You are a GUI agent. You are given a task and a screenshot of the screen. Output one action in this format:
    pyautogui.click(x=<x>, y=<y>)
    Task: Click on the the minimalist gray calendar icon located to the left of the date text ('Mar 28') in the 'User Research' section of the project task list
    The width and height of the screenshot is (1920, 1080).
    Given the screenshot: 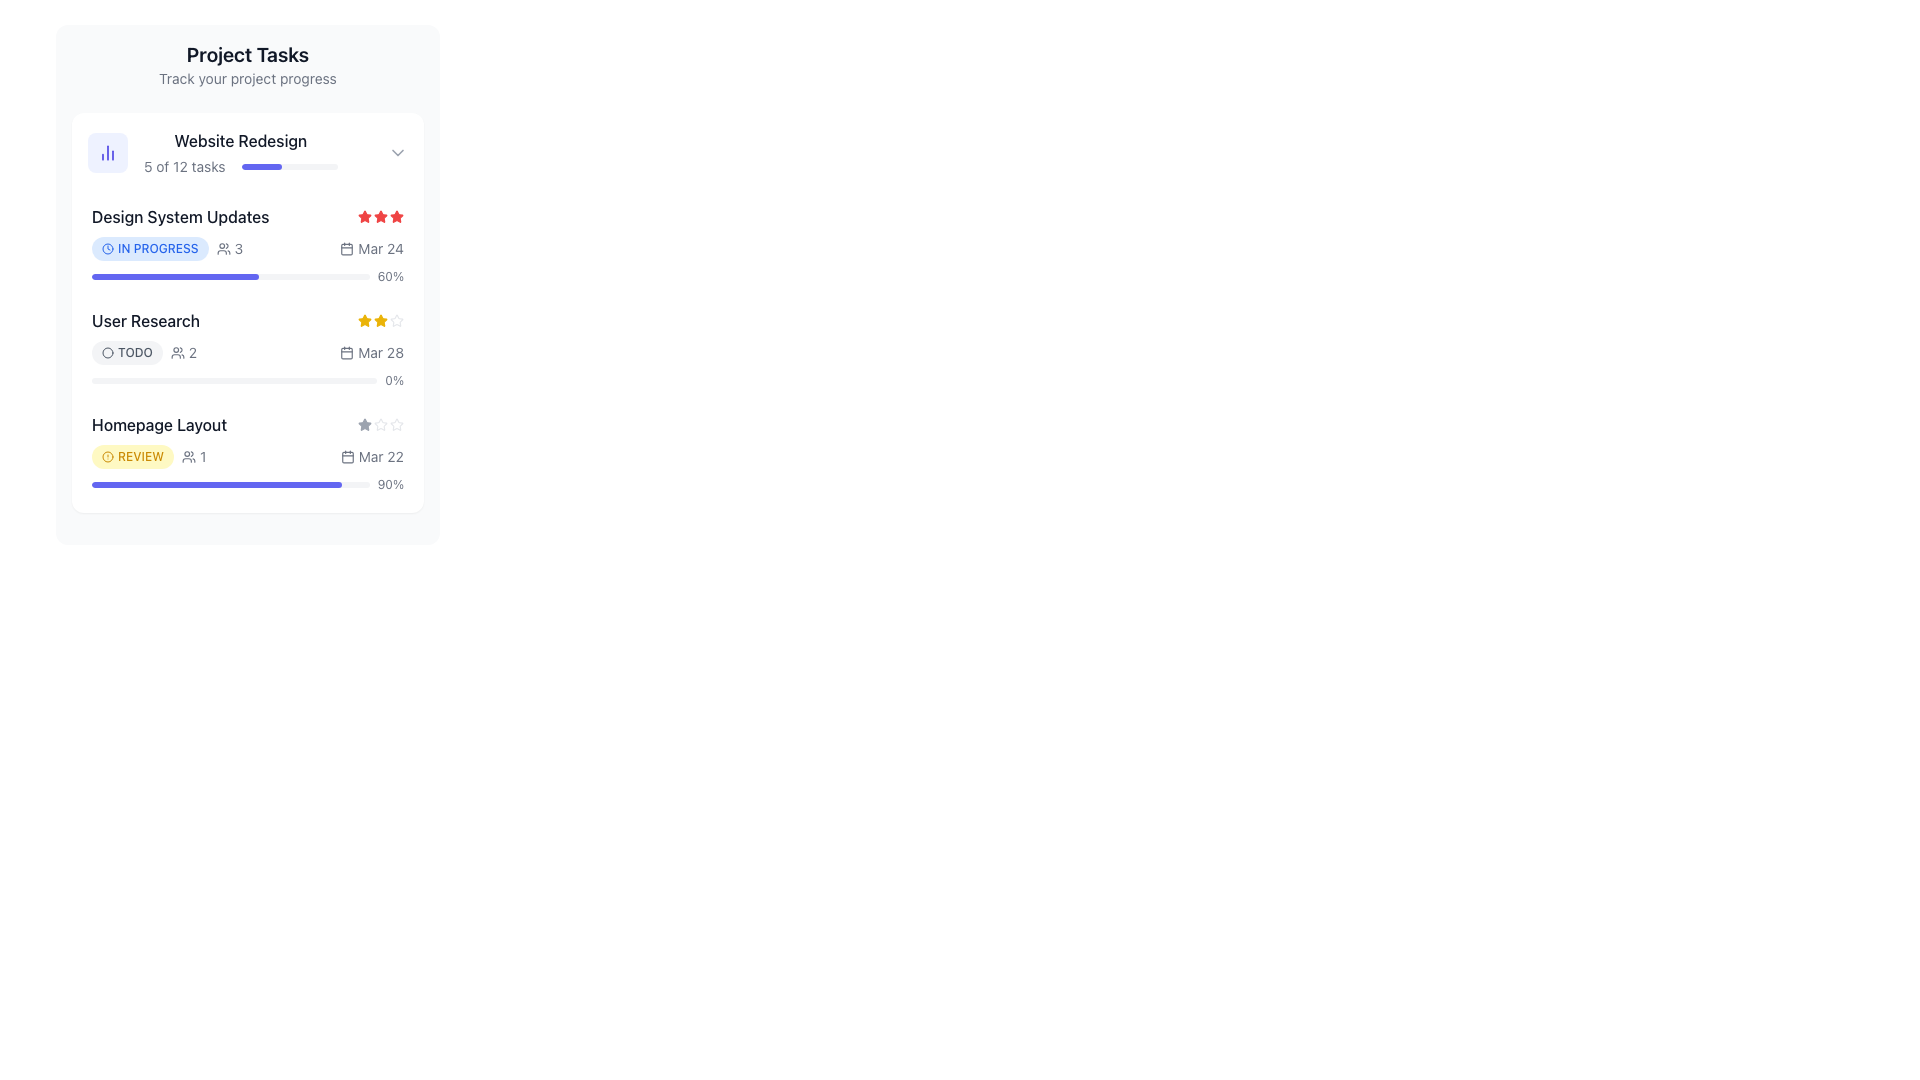 What is the action you would take?
    pyautogui.click(x=347, y=352)
    